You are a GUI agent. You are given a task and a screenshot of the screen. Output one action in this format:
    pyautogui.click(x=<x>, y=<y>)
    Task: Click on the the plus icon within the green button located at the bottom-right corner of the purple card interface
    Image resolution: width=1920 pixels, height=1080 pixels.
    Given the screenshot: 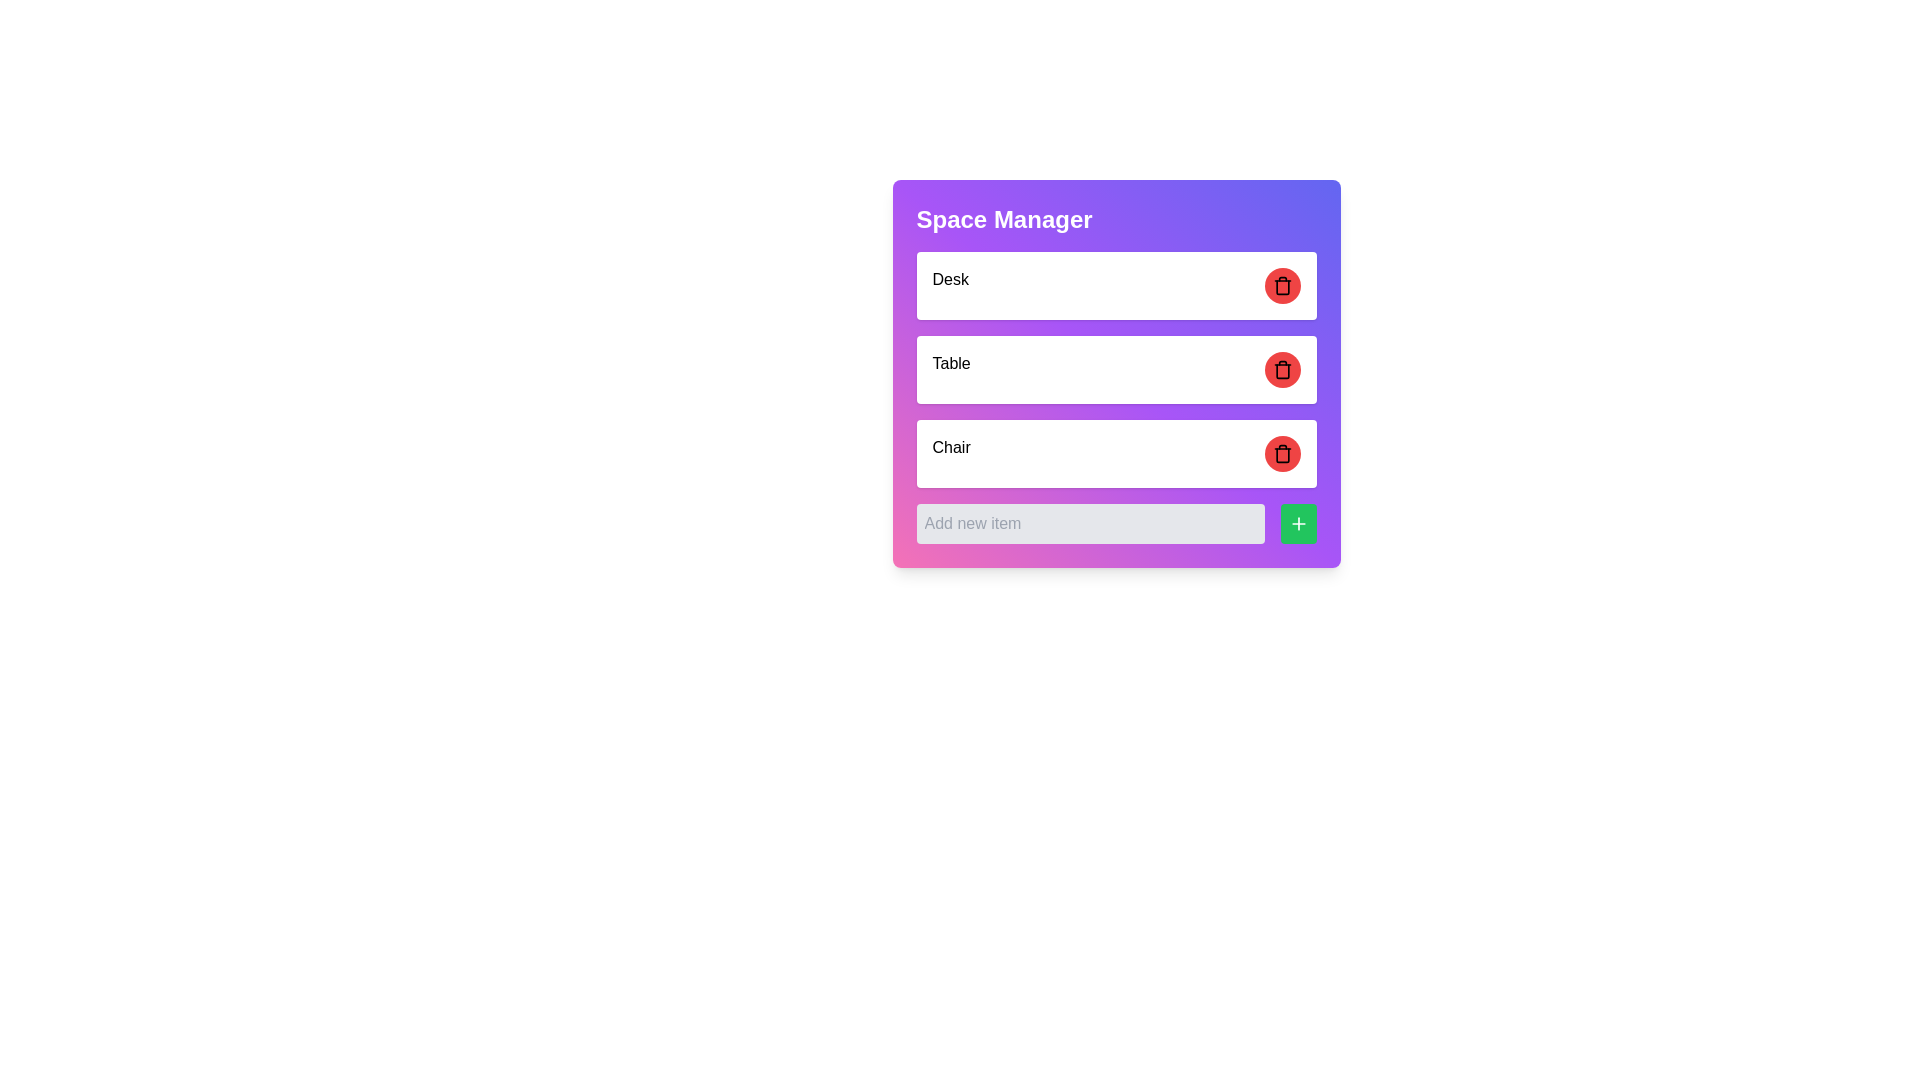 What is the action you would take?
    pyautogui.click(x=1298, y=523)
    